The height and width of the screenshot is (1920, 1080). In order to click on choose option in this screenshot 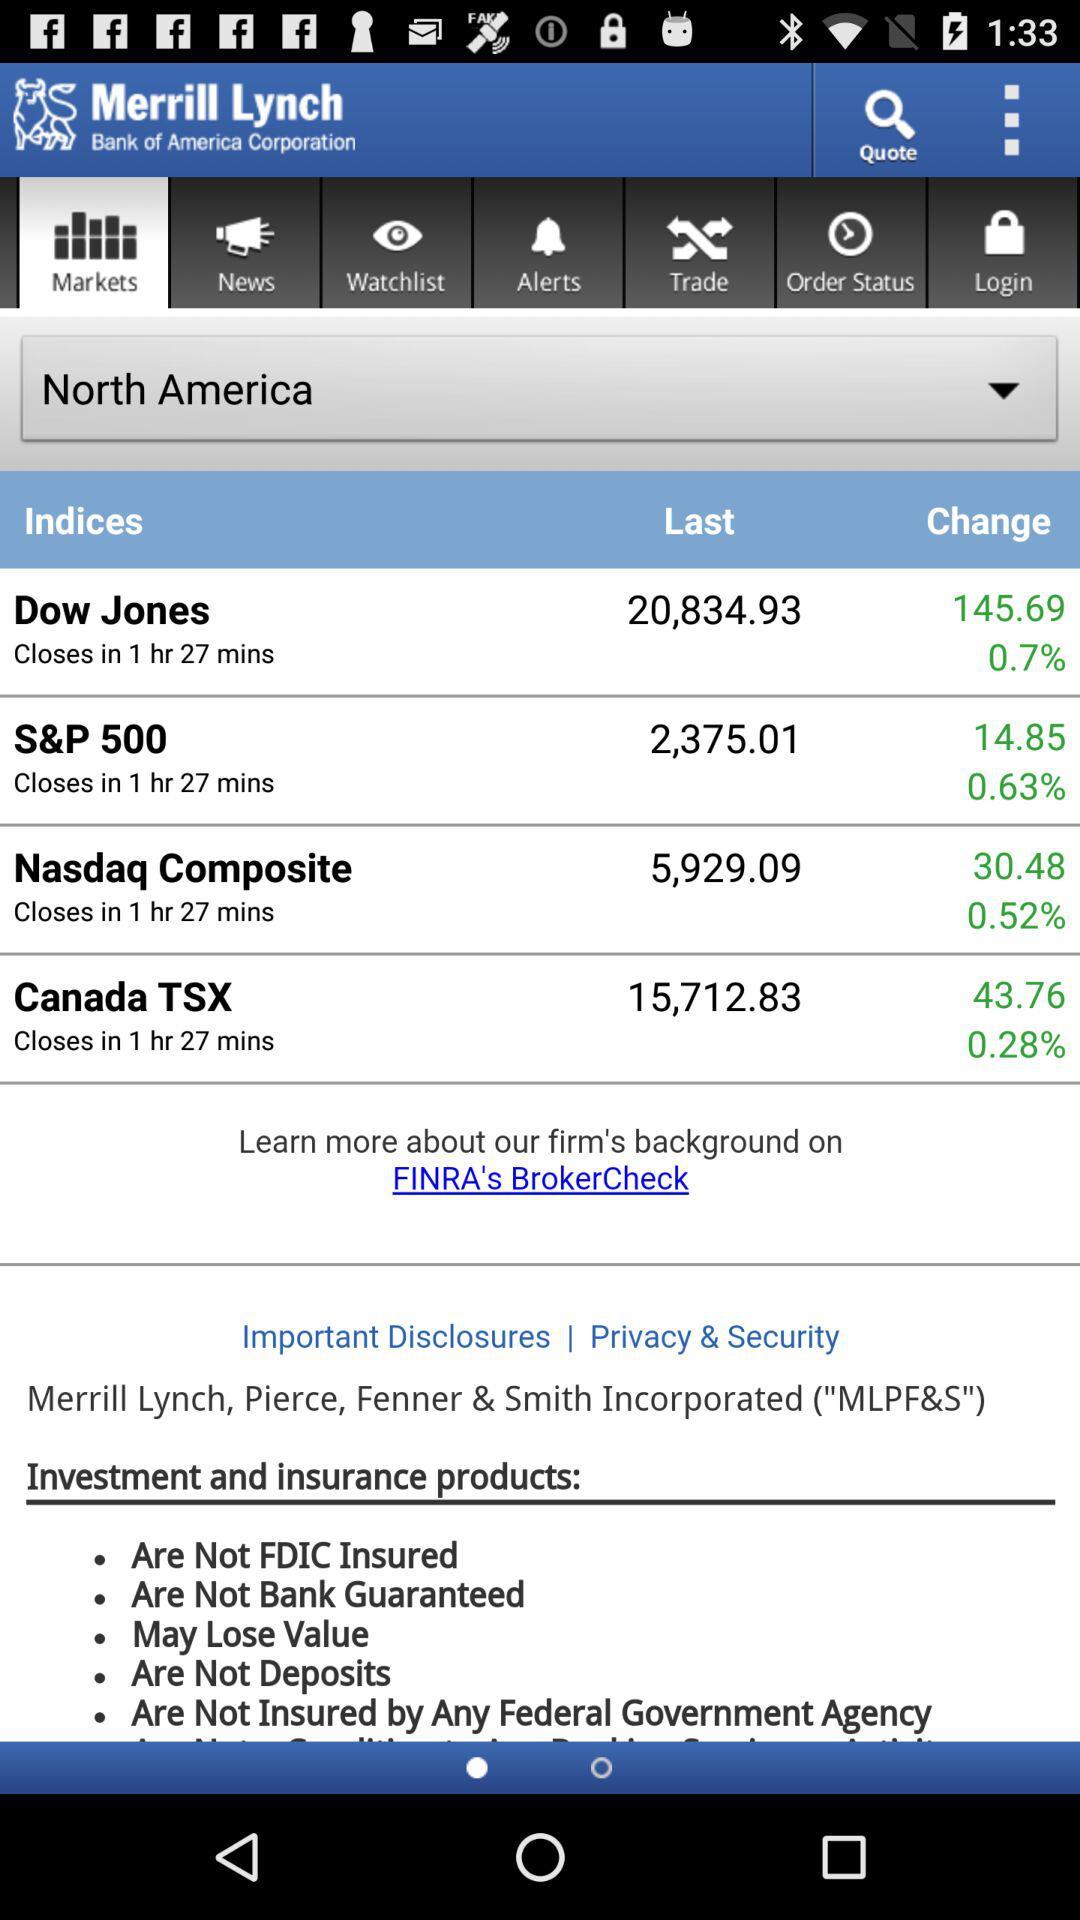, I will do `click(93, 241)`.